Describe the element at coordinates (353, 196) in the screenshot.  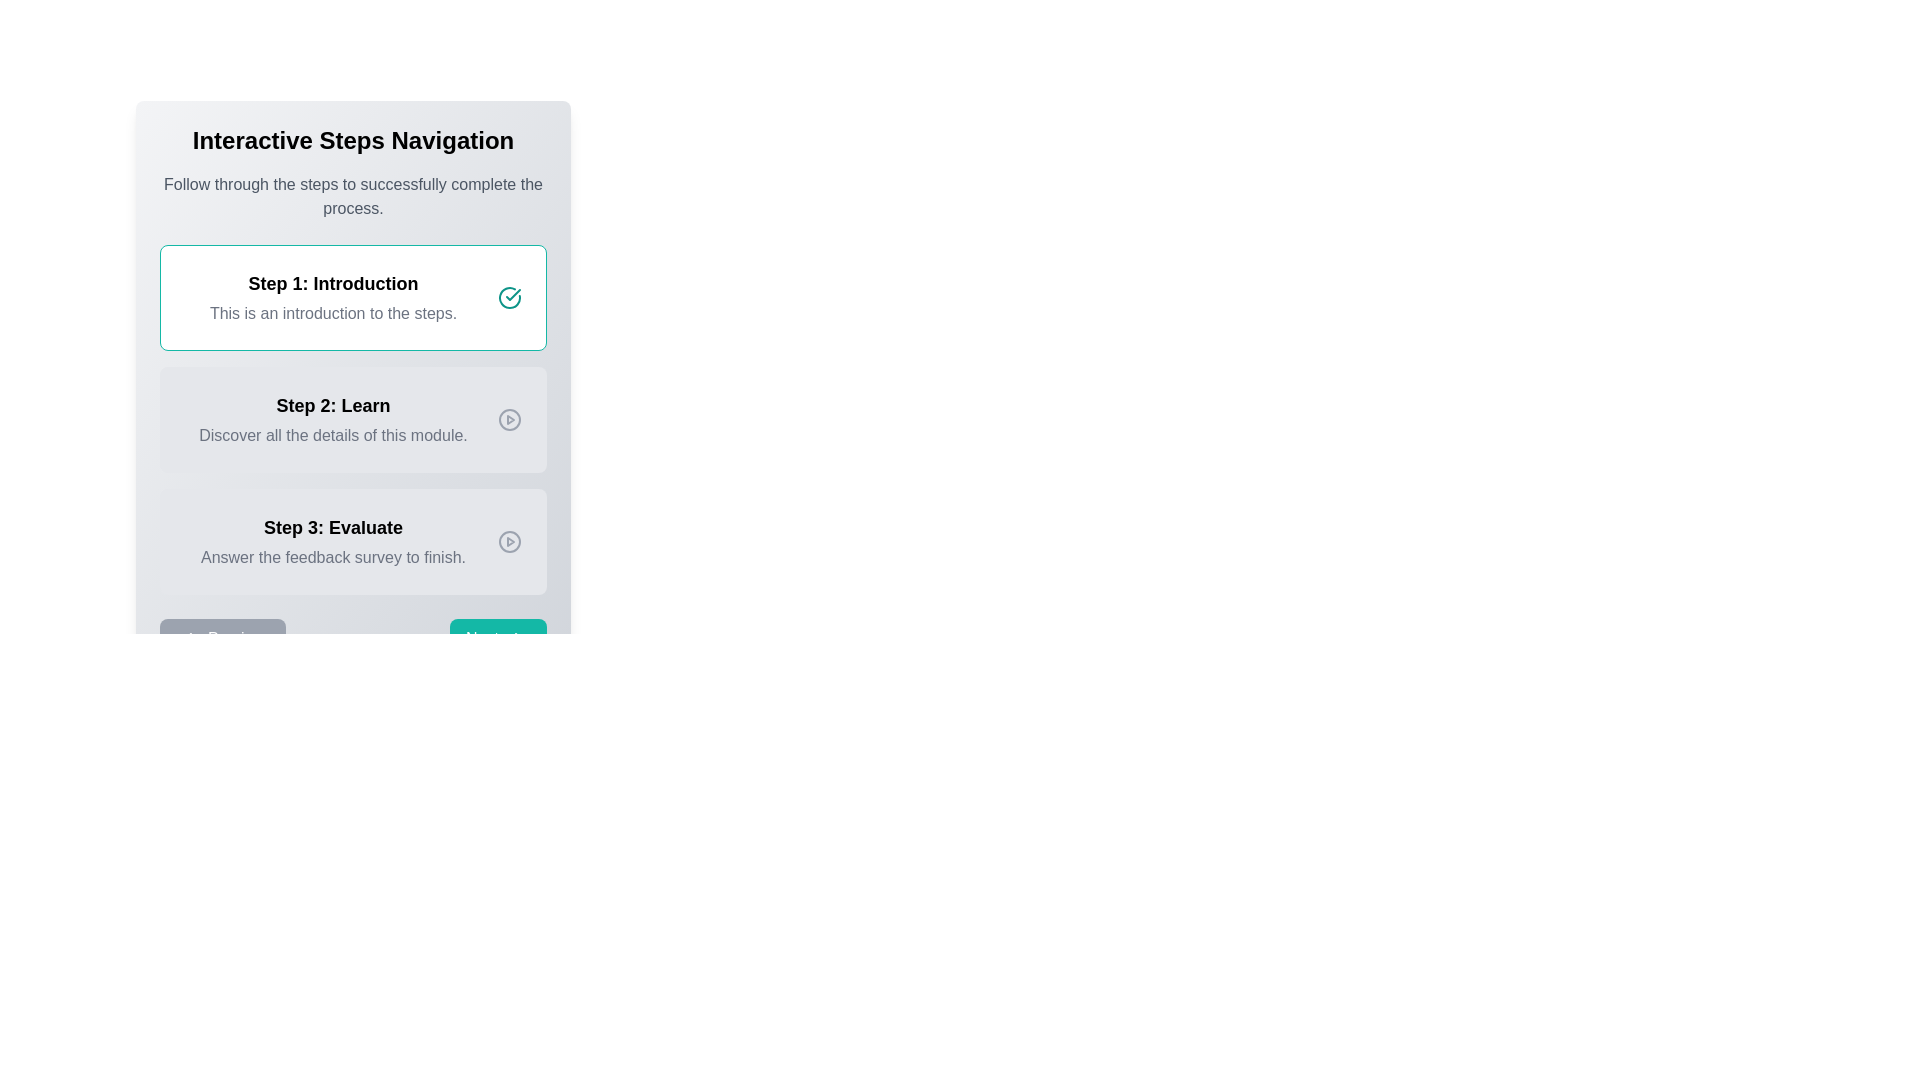
I see `text content of the instruction that says 'Follow through the steps to successfully complete the process.' which is styled in gray and located below the title 'Interactive Steps Navigation'` at that location.